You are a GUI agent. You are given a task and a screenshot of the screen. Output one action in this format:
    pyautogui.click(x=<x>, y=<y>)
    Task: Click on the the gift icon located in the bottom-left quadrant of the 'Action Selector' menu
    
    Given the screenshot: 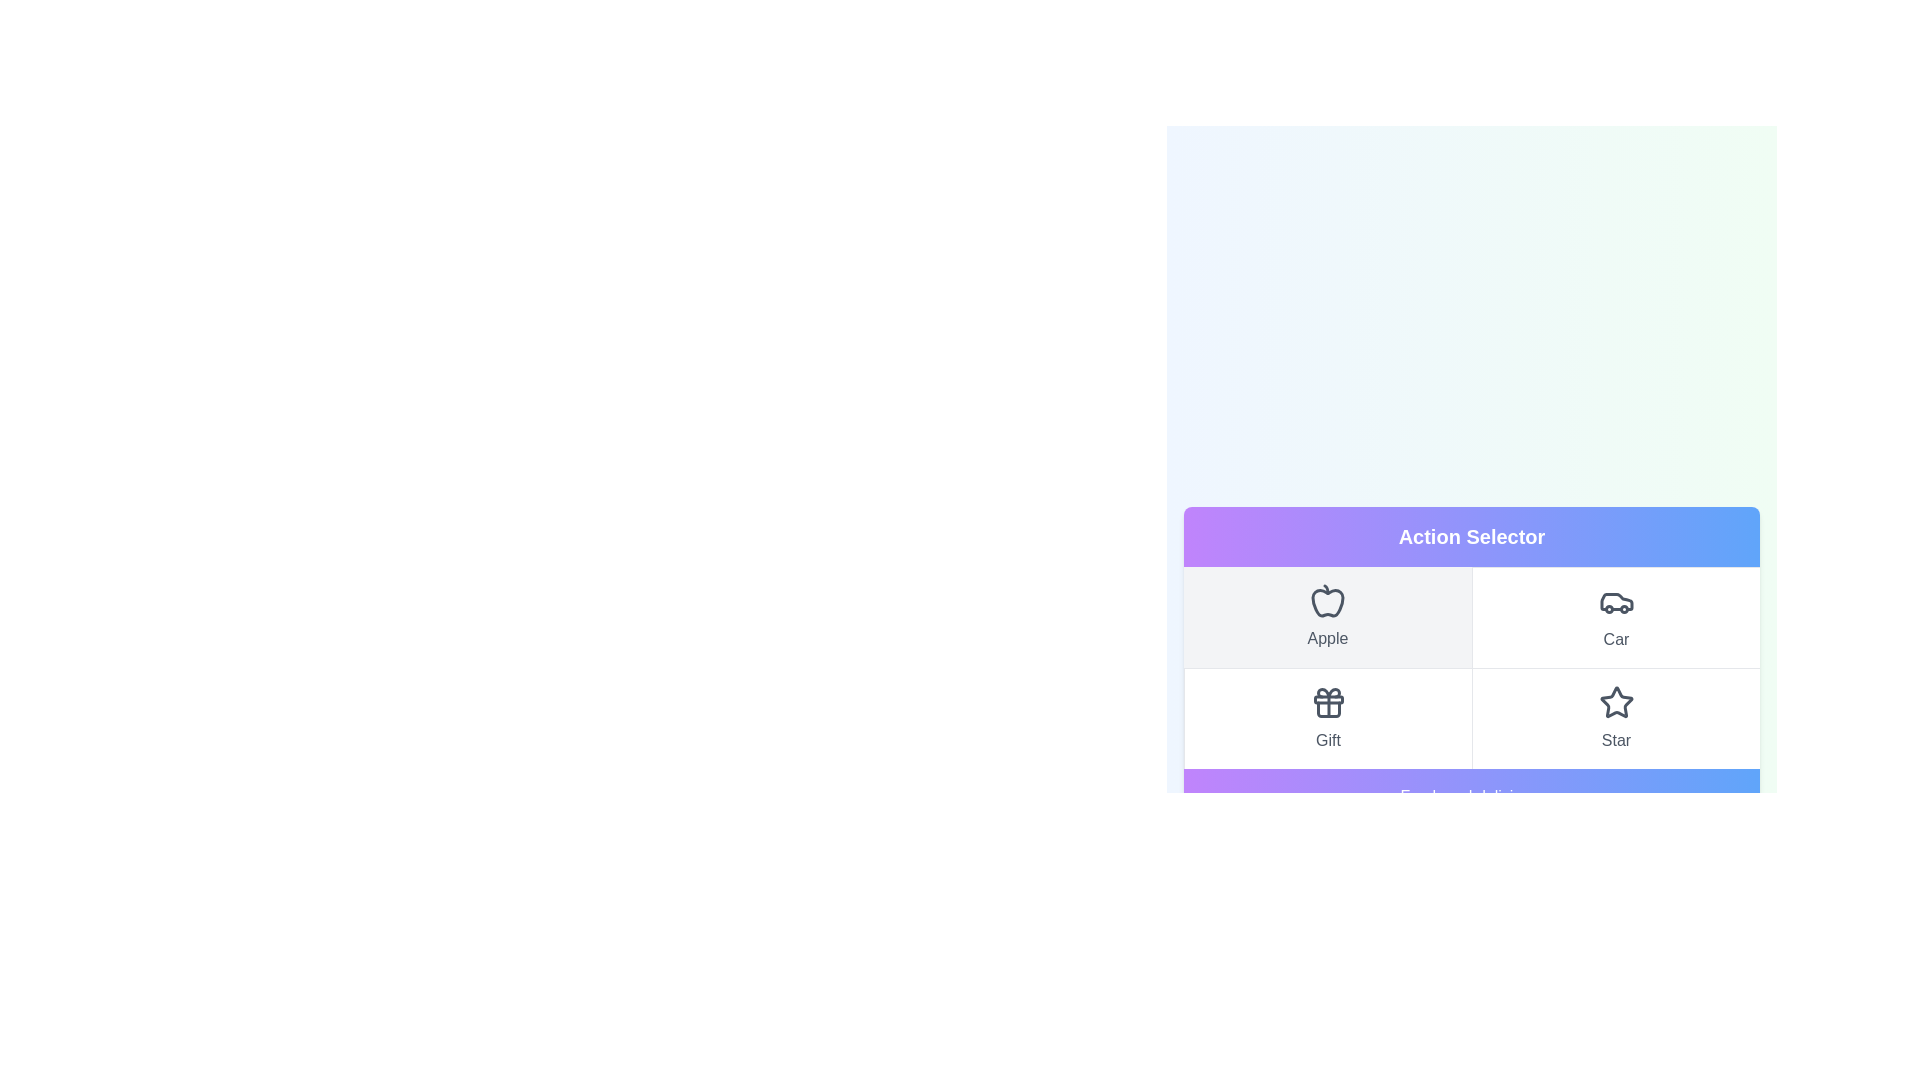 What is the action you would take?
    pyautogui.click(x=1328, y=701)
    